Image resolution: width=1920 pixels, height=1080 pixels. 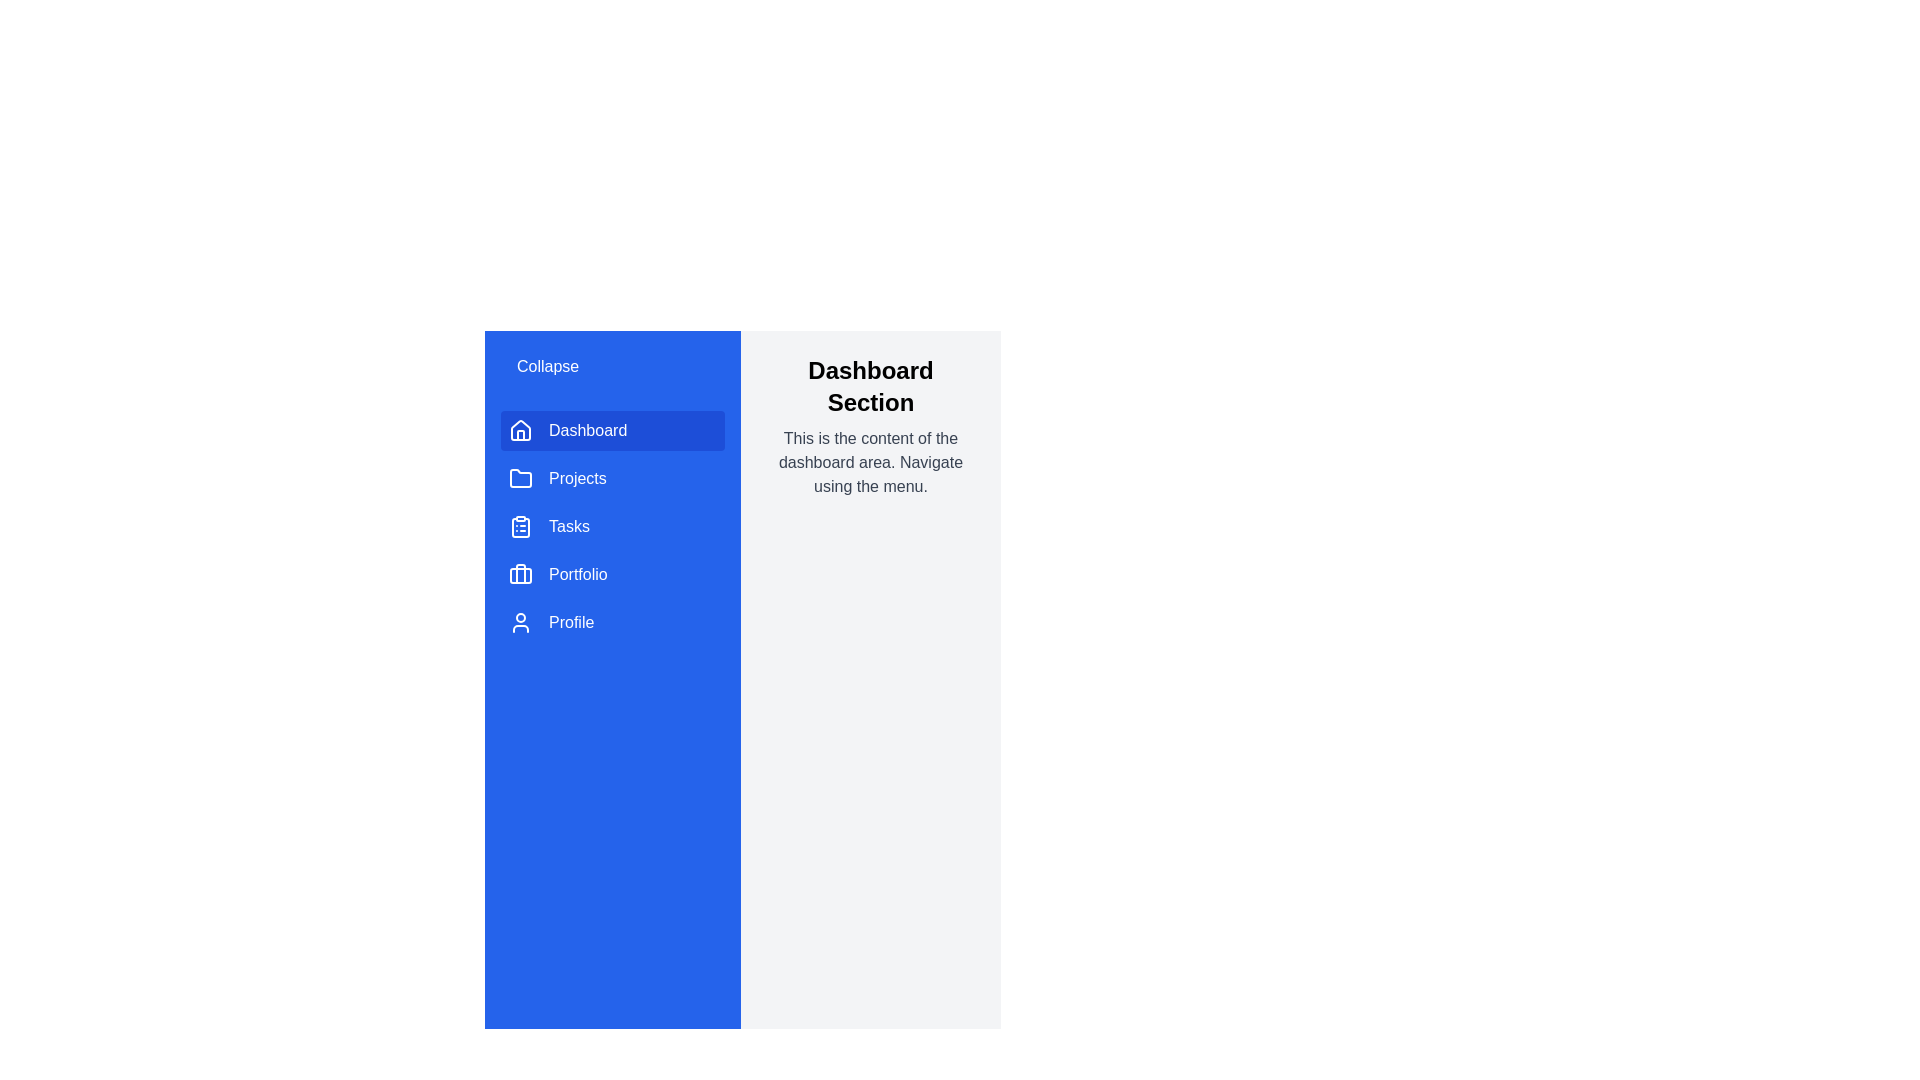 I want to click on the menu item Projects to navigate to the corresponding section, so click(x=612, y=478).